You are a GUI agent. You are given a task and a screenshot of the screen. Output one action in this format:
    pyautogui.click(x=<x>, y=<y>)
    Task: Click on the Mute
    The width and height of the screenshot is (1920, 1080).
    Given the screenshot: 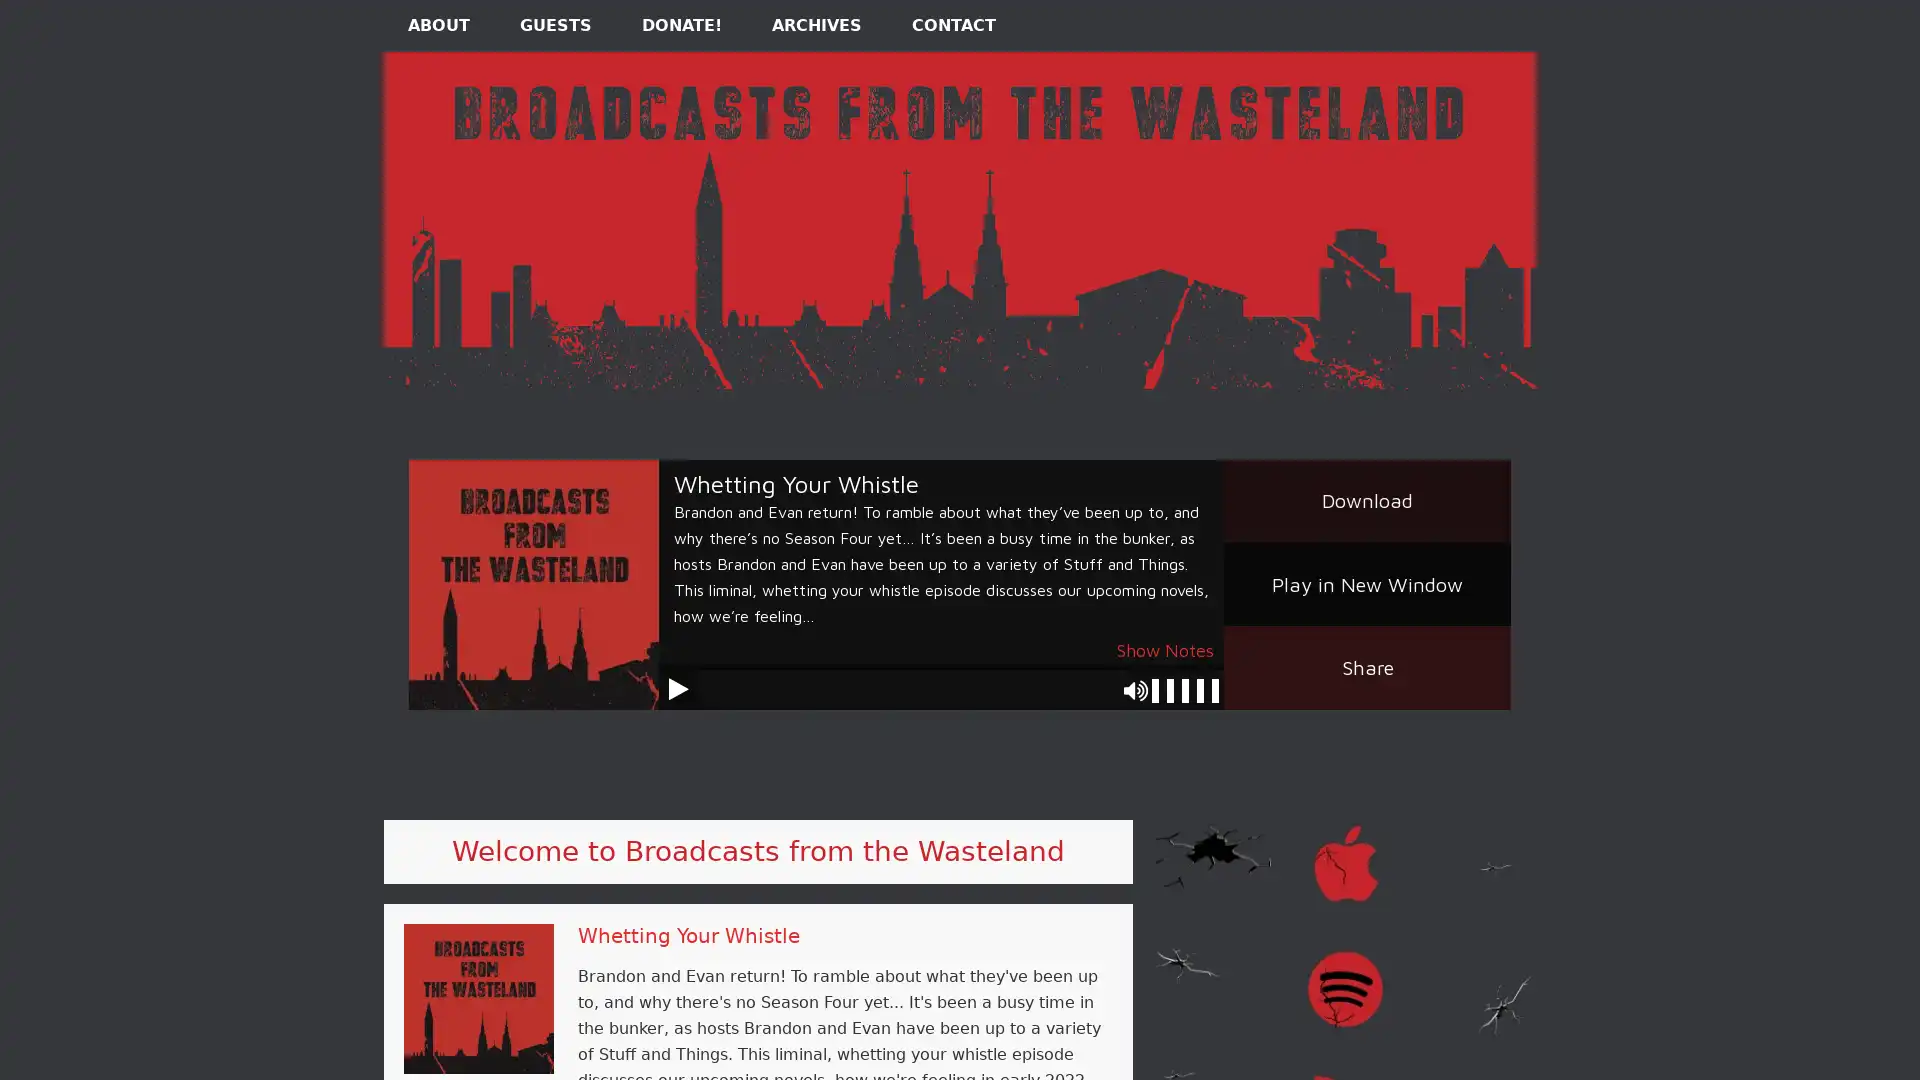 What is the action you would take?
    pyautogui.click(x=1136, y=689)
    